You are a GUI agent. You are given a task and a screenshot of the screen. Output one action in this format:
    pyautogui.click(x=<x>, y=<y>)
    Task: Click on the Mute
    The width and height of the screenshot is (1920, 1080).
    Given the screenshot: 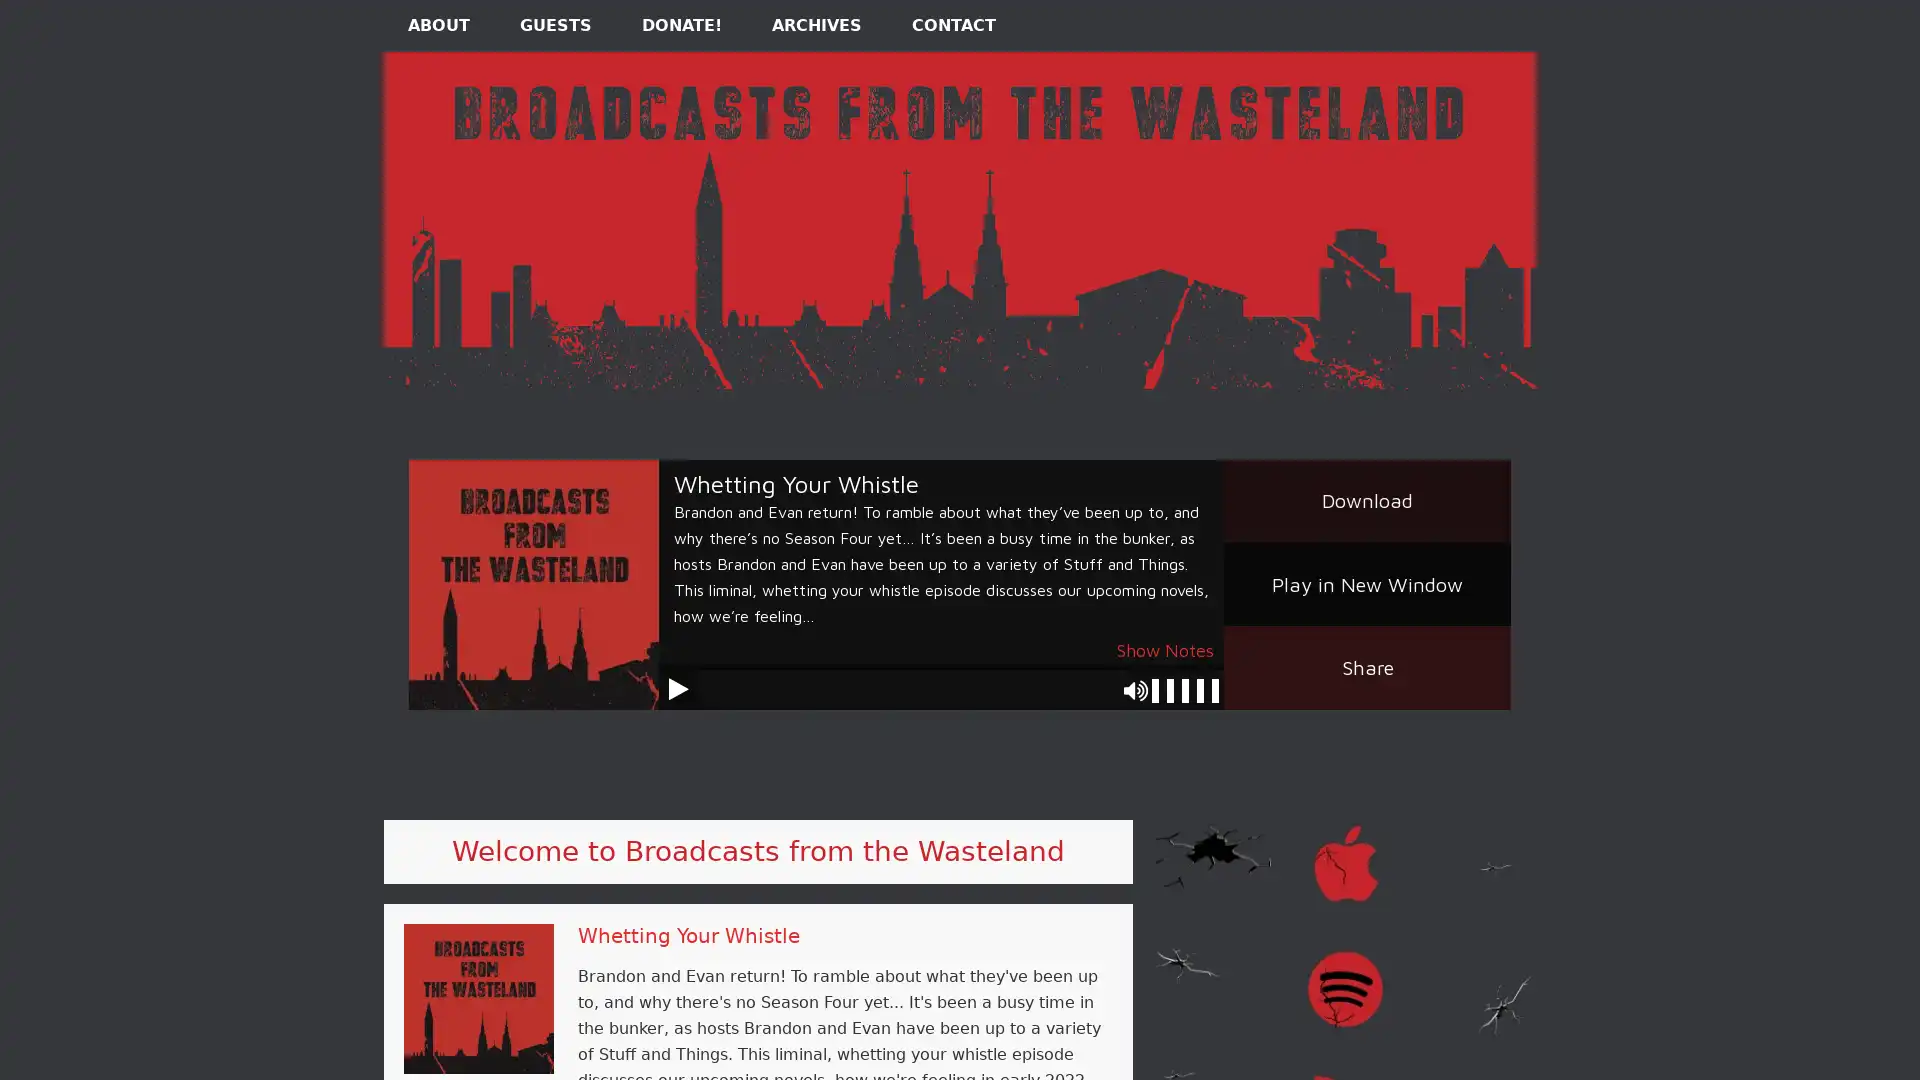 What is the action you would take?
    pyautogui.click(x=1136, y=689)
    